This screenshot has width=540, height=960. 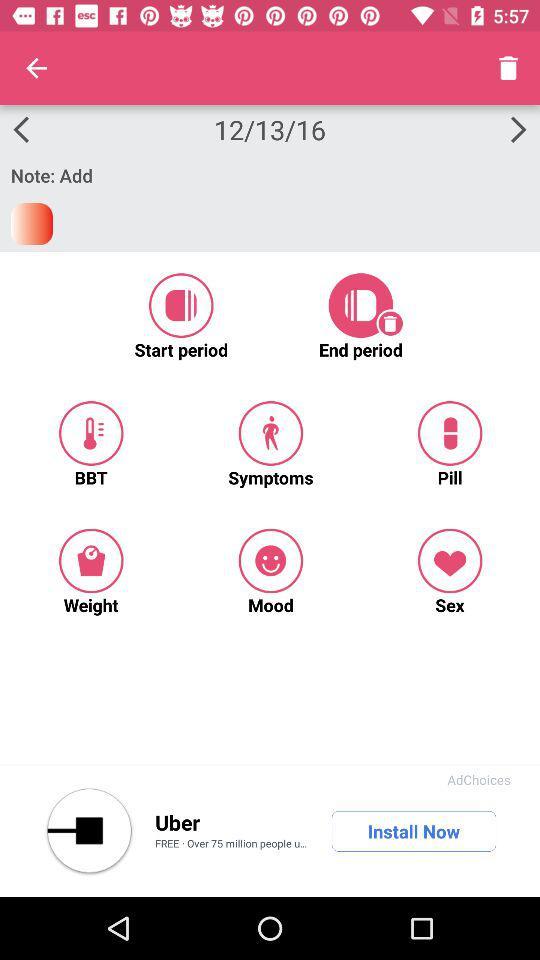 I want to click on click on advertisements, so click(x=88, y=831).